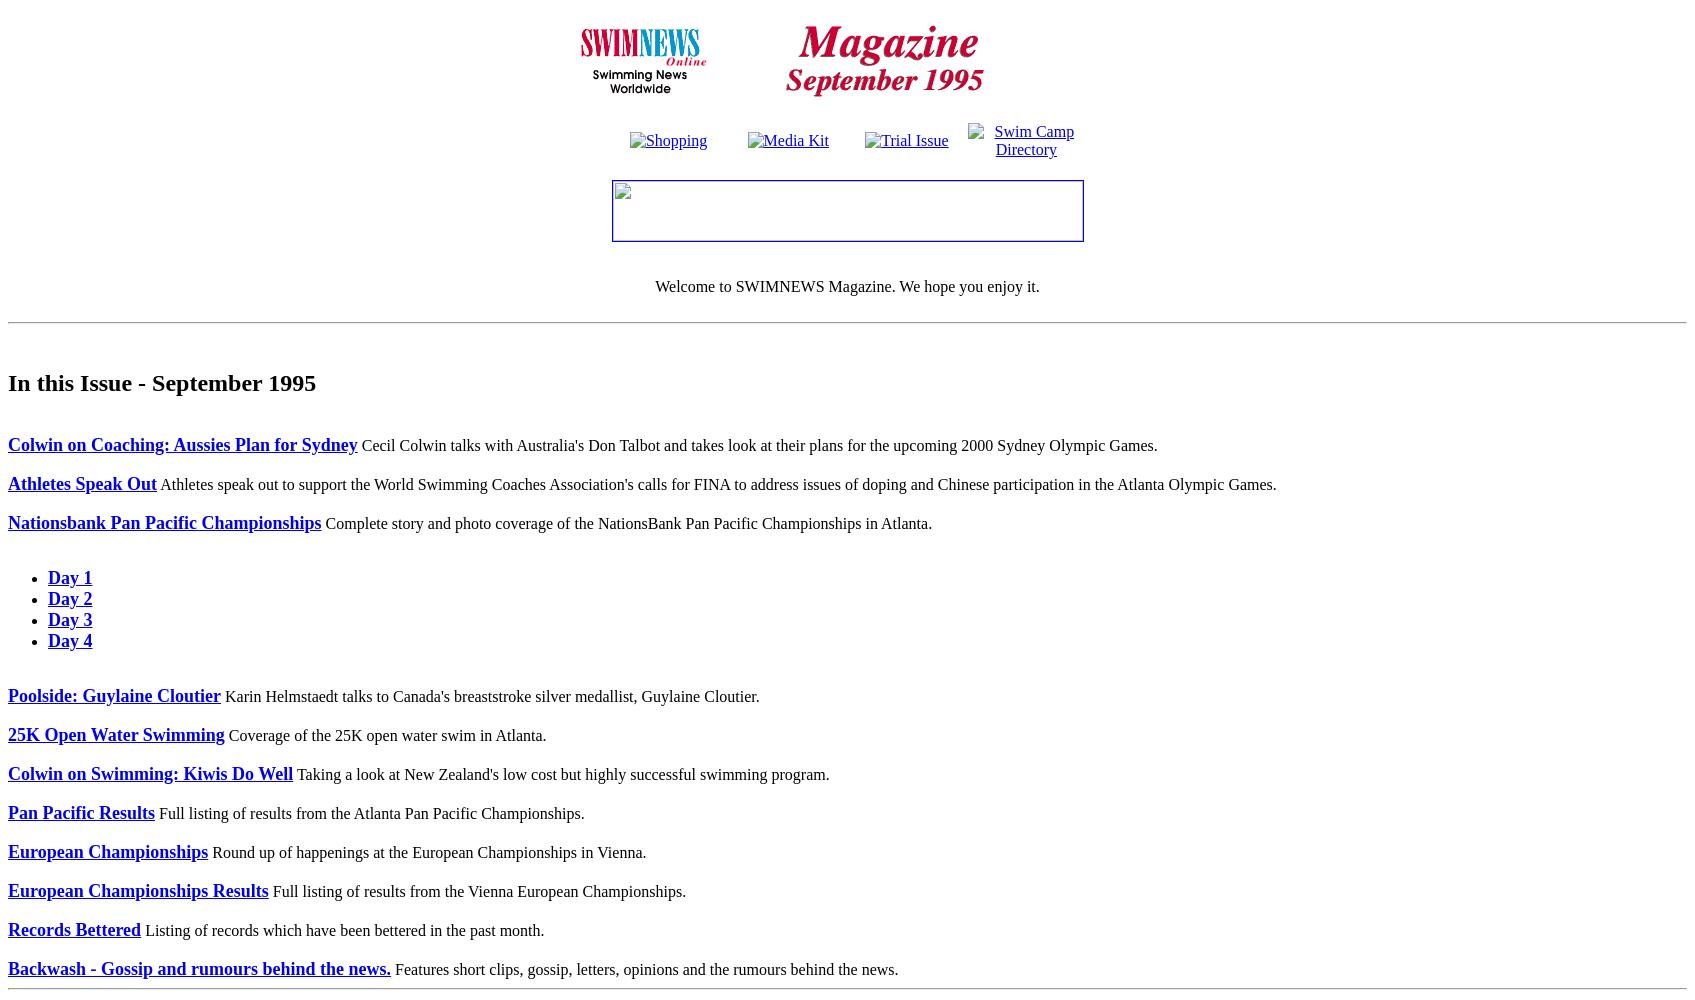 This screenshot has height=1000, width=1695. I want to click on 'Welcome to SWIMNEWS Magazine. We hope you enjoy it.', so click(846, 286).